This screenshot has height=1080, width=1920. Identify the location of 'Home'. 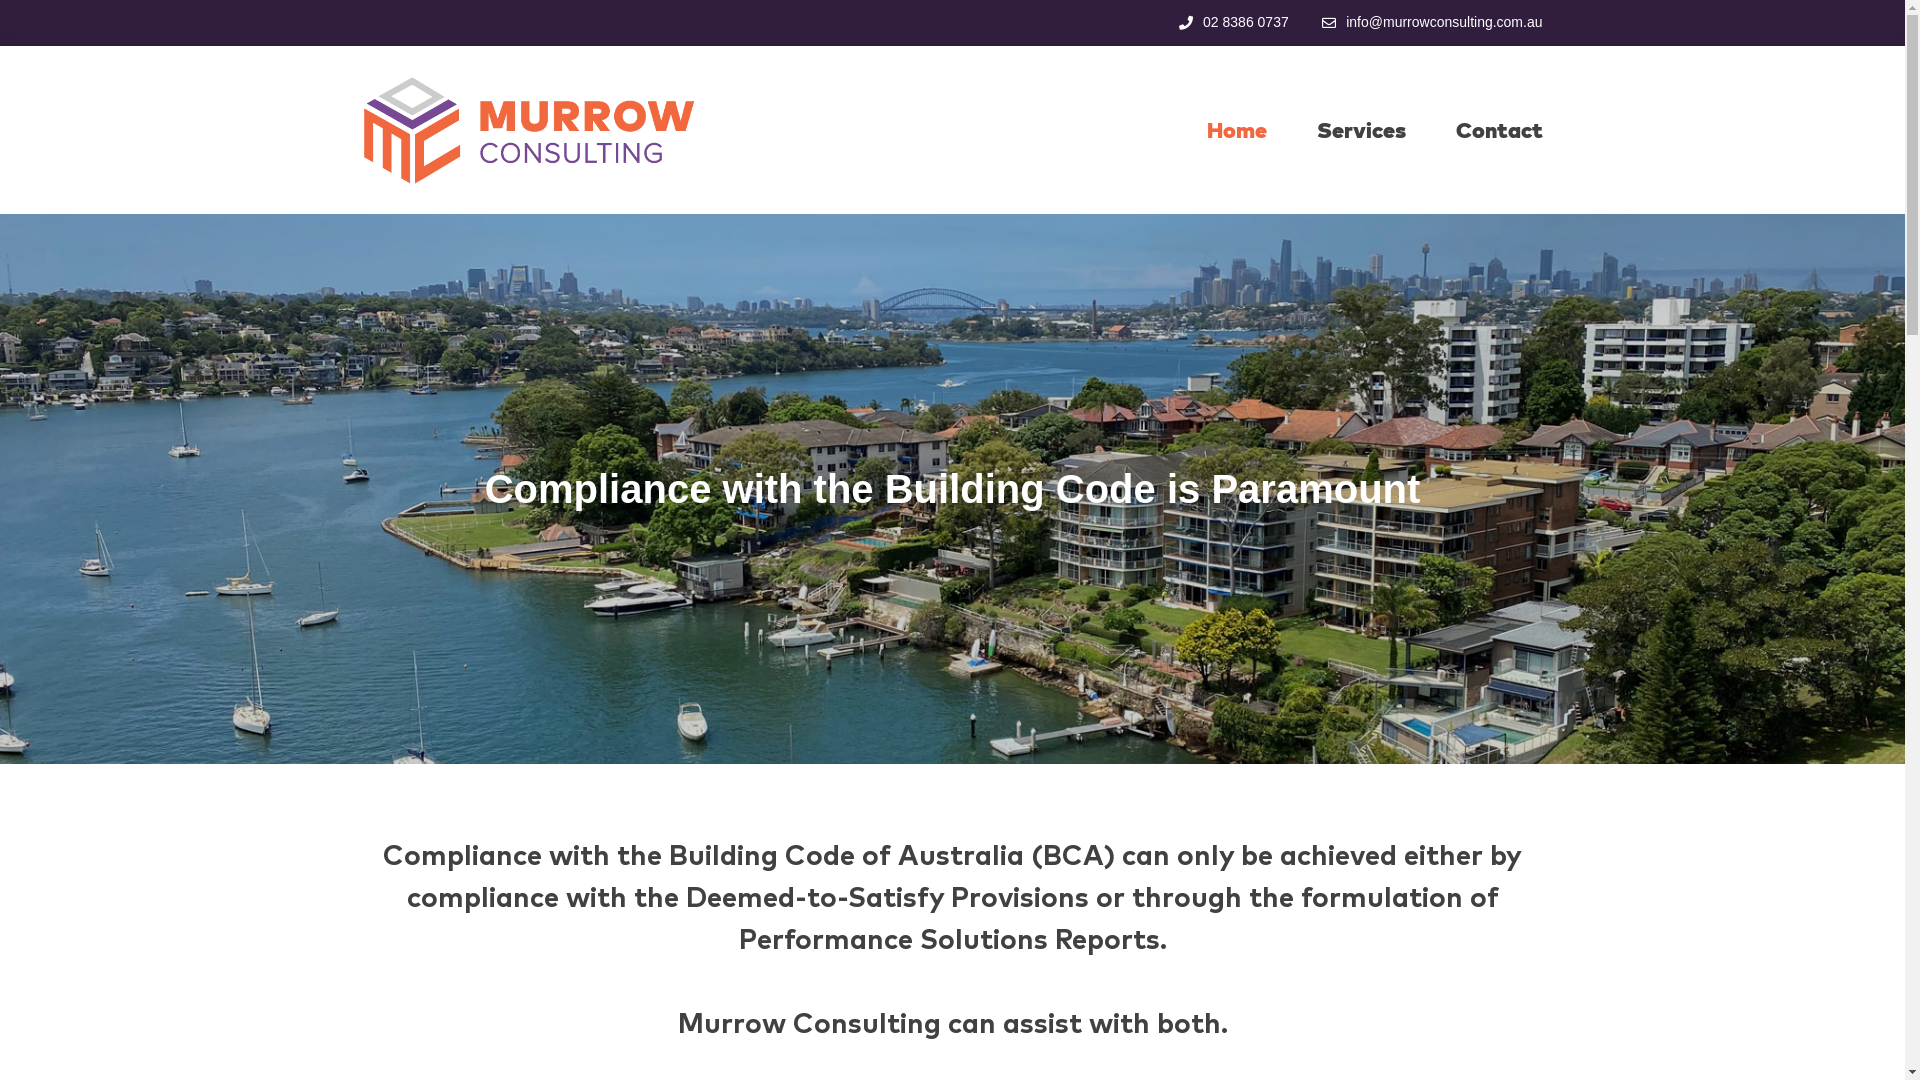
(1235, 130).